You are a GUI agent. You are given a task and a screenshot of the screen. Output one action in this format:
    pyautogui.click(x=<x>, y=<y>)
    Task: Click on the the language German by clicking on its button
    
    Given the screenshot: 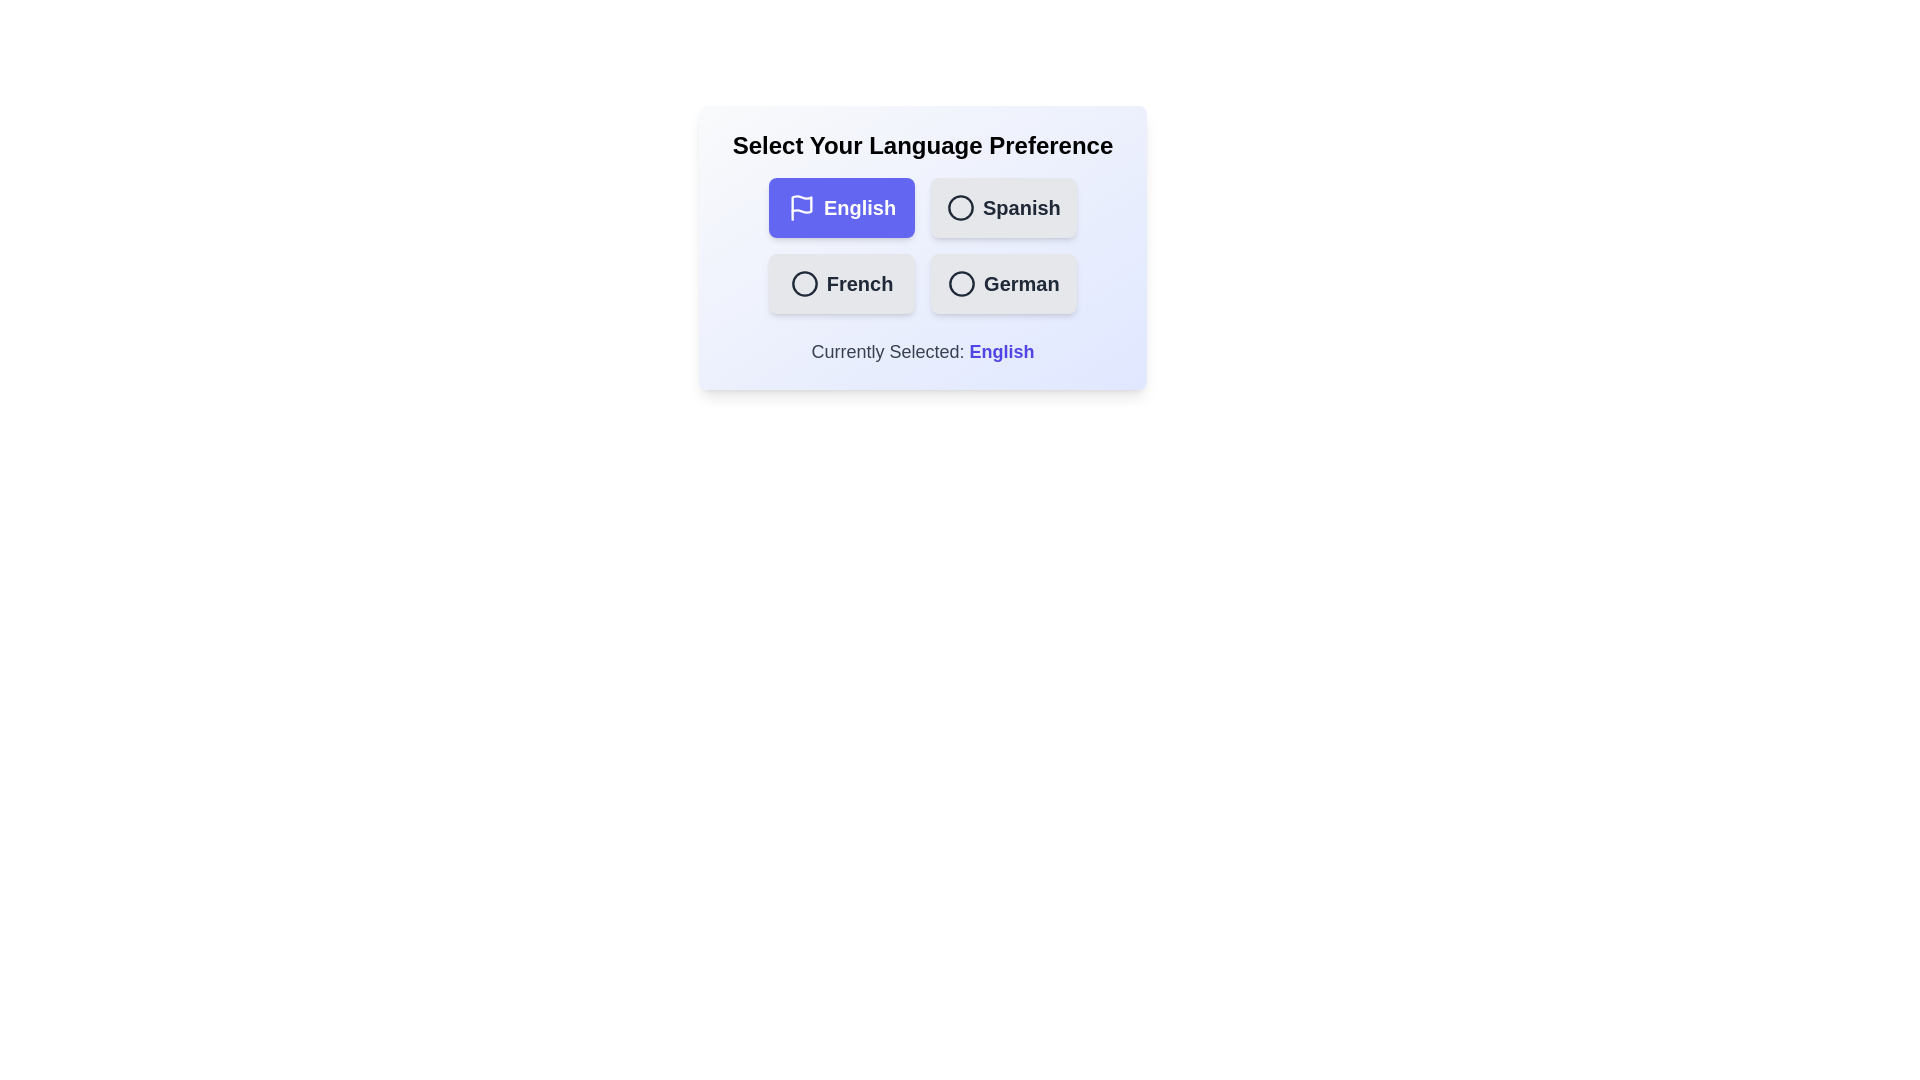 What is the action you would take?
    pyautogui.click(x=1003, y=284)
    